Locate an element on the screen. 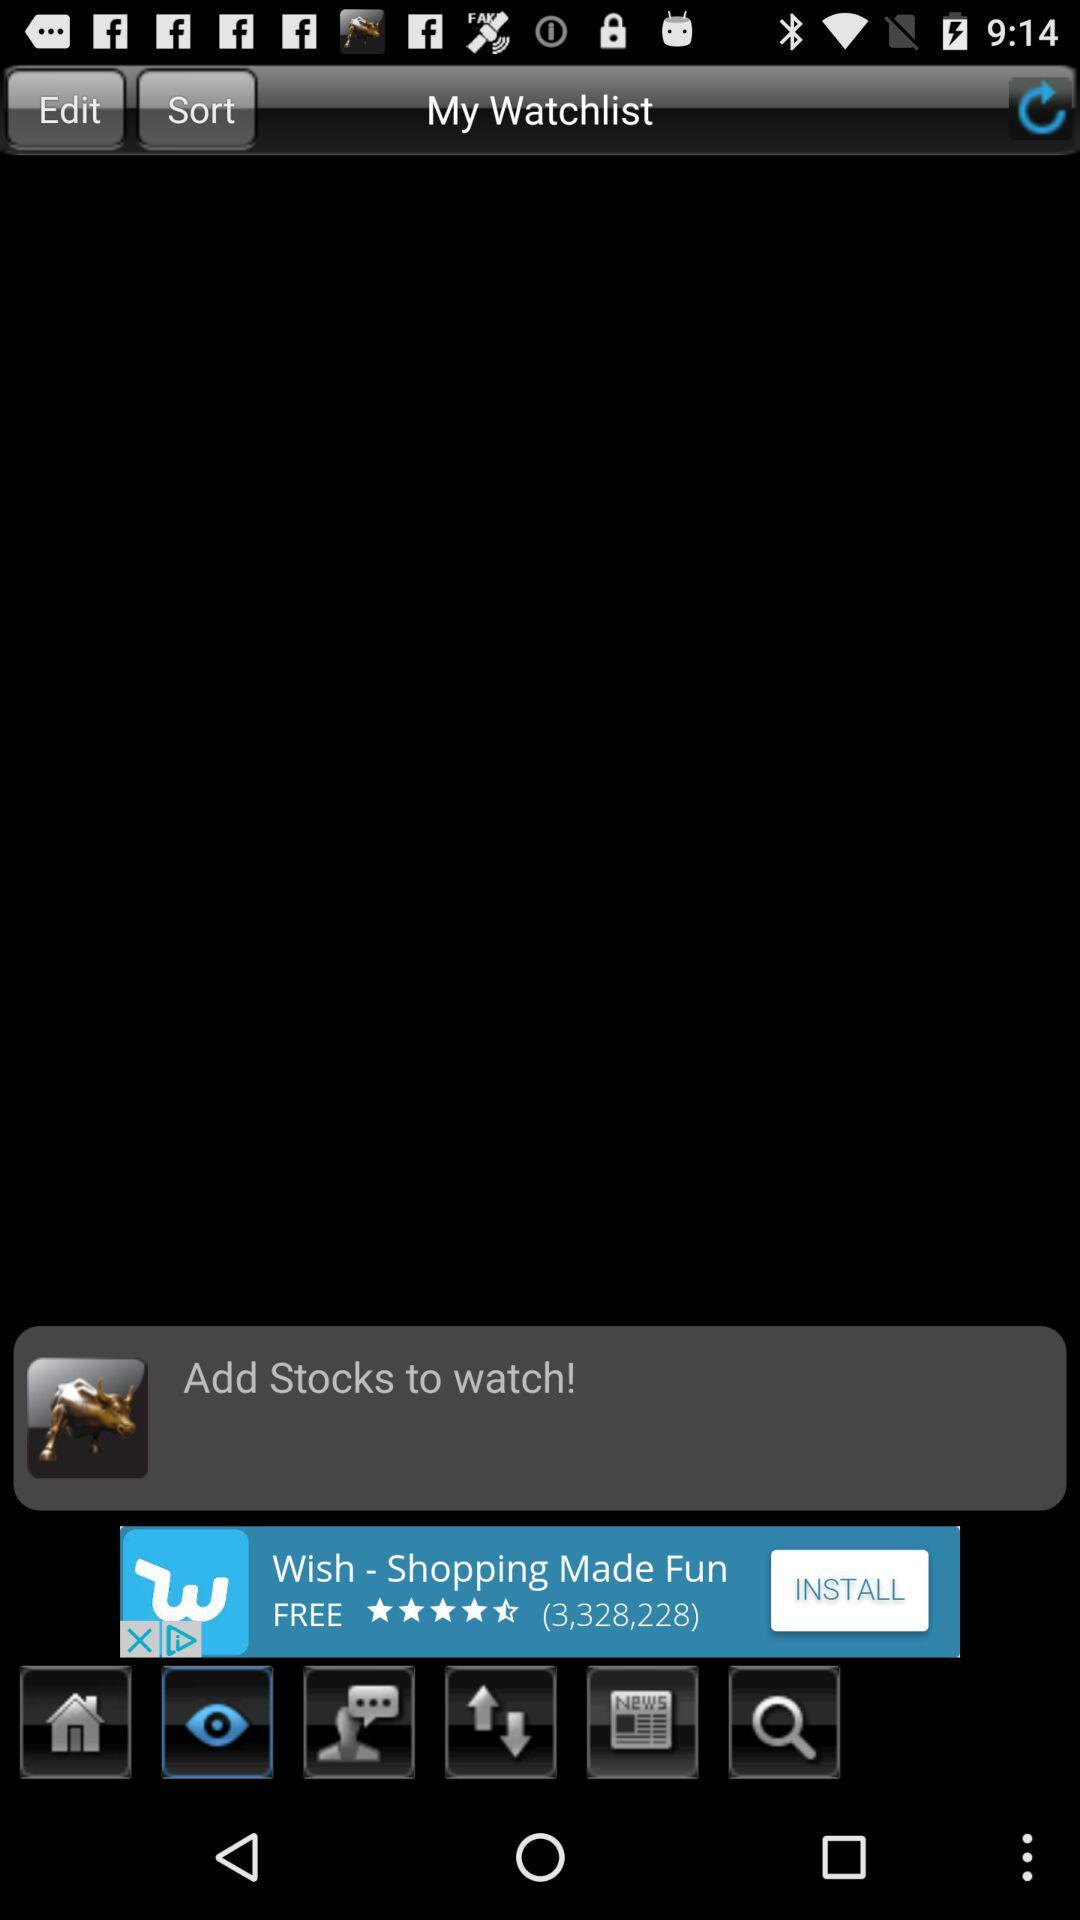  reading mode is located at coordinates (217, 1727).